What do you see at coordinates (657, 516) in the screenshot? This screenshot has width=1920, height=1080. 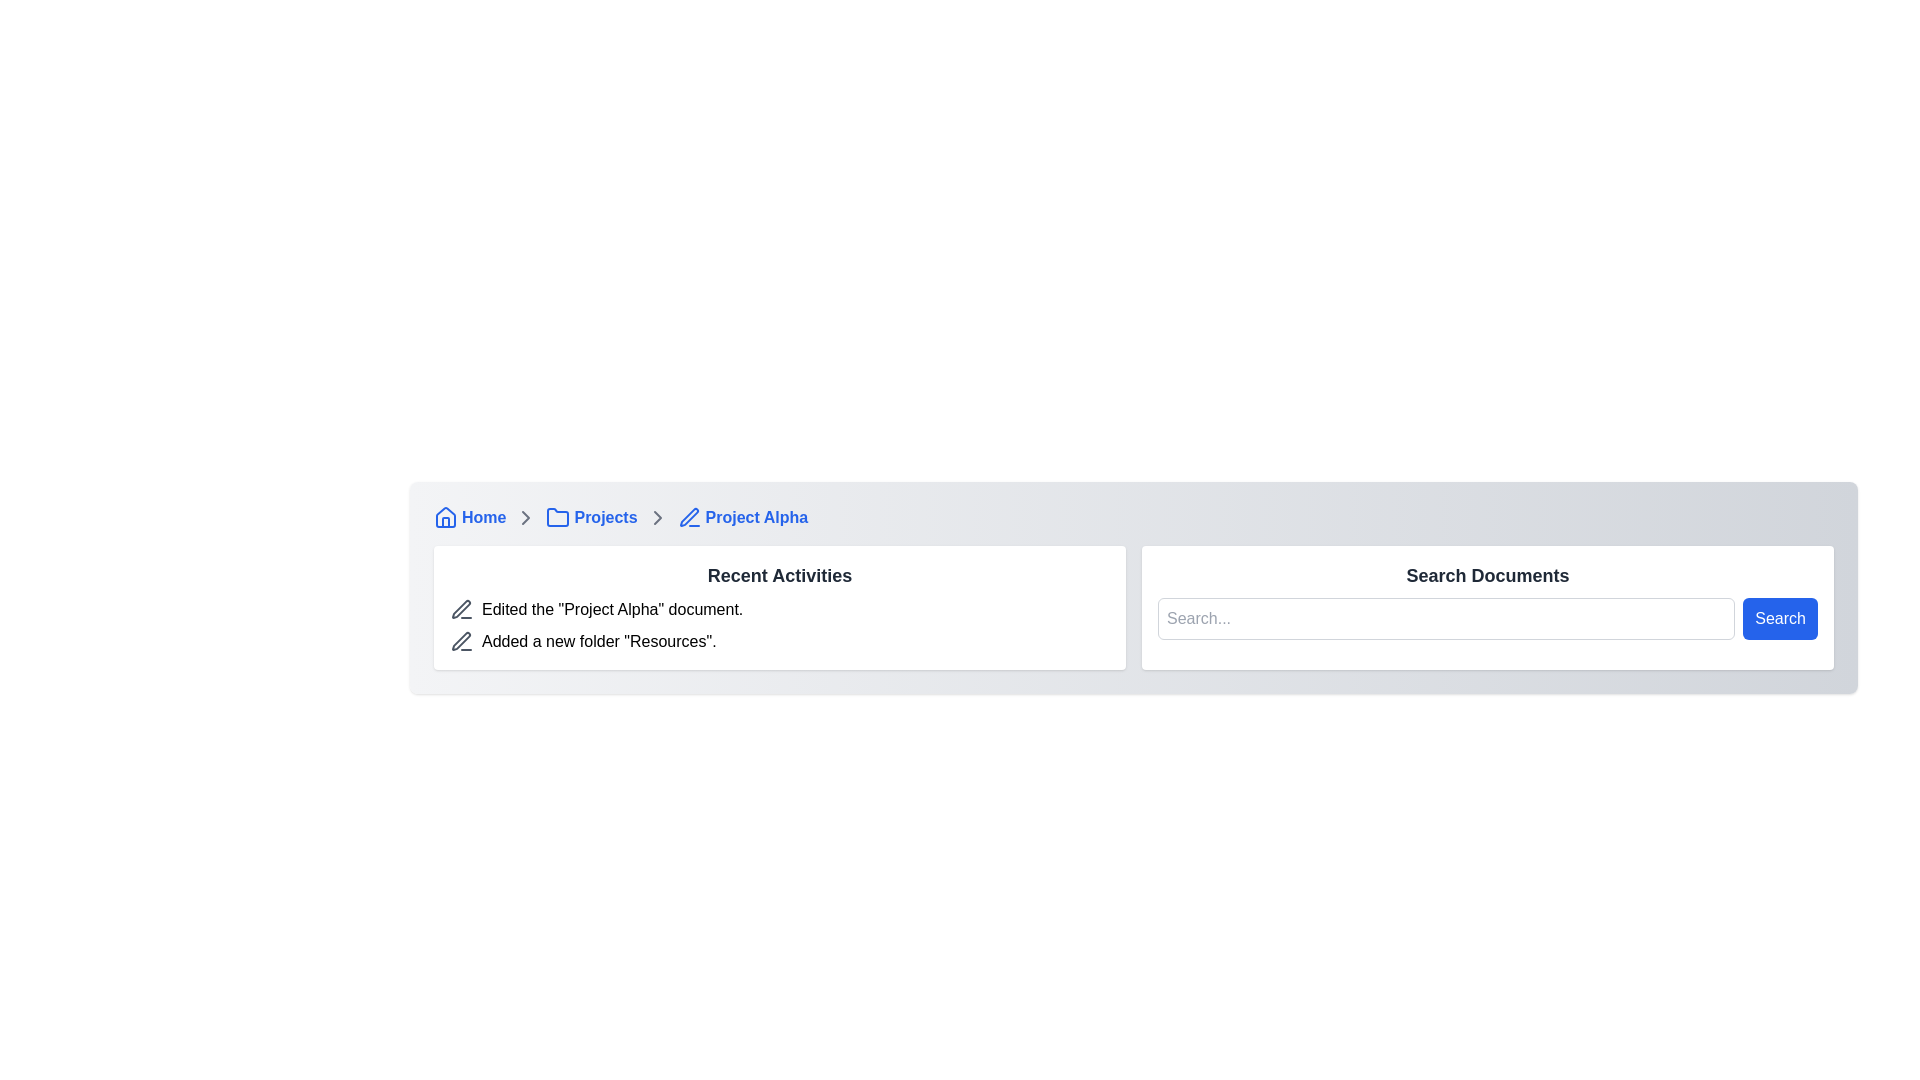 I see `the icon that serves as a visual separator in the breadcrumb navigation bar between 'Projects' and 'Project Alpha'` at bounding box center [657, 516].